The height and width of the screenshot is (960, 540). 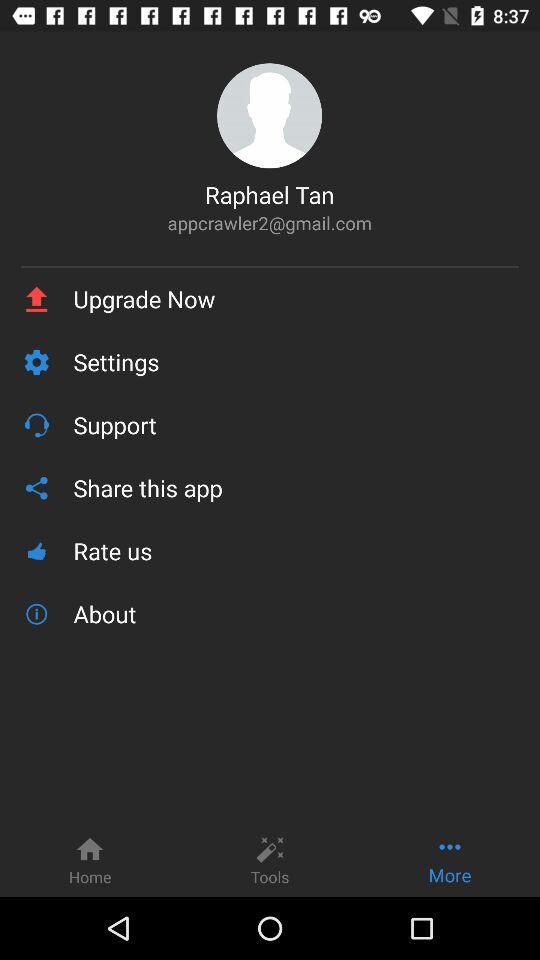 I want to click on the icon above the share this app, so click(x=295, y=425).